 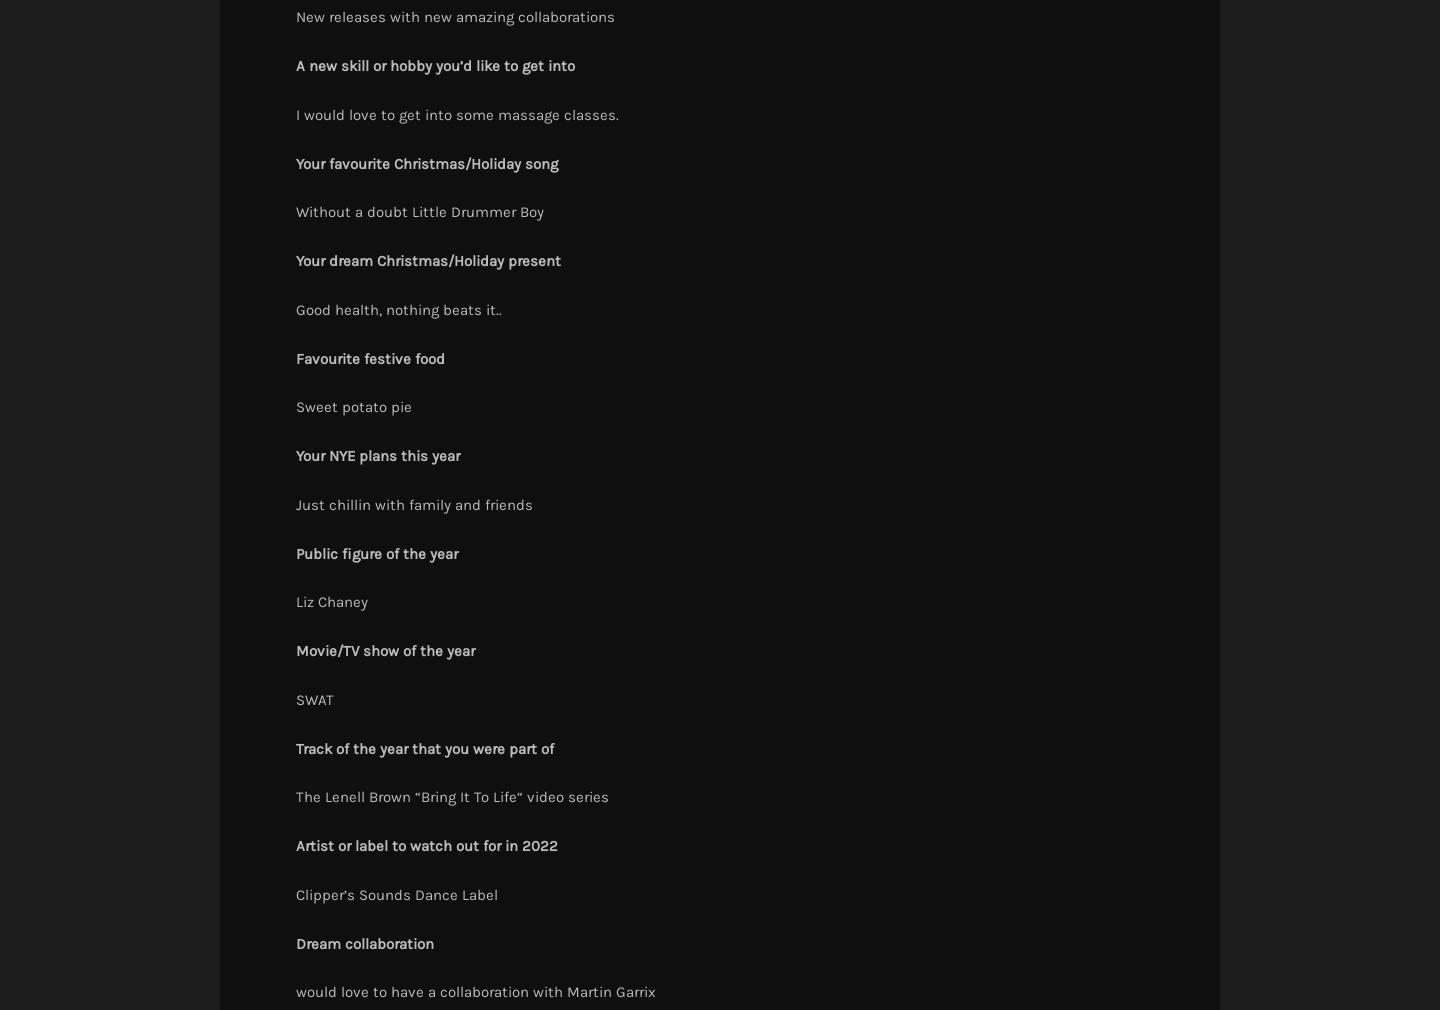 What do you see at coordinates (424, 747) in the screenshot?
I see `'Track of the year that you were part of'` at bounding box center [424, 747].